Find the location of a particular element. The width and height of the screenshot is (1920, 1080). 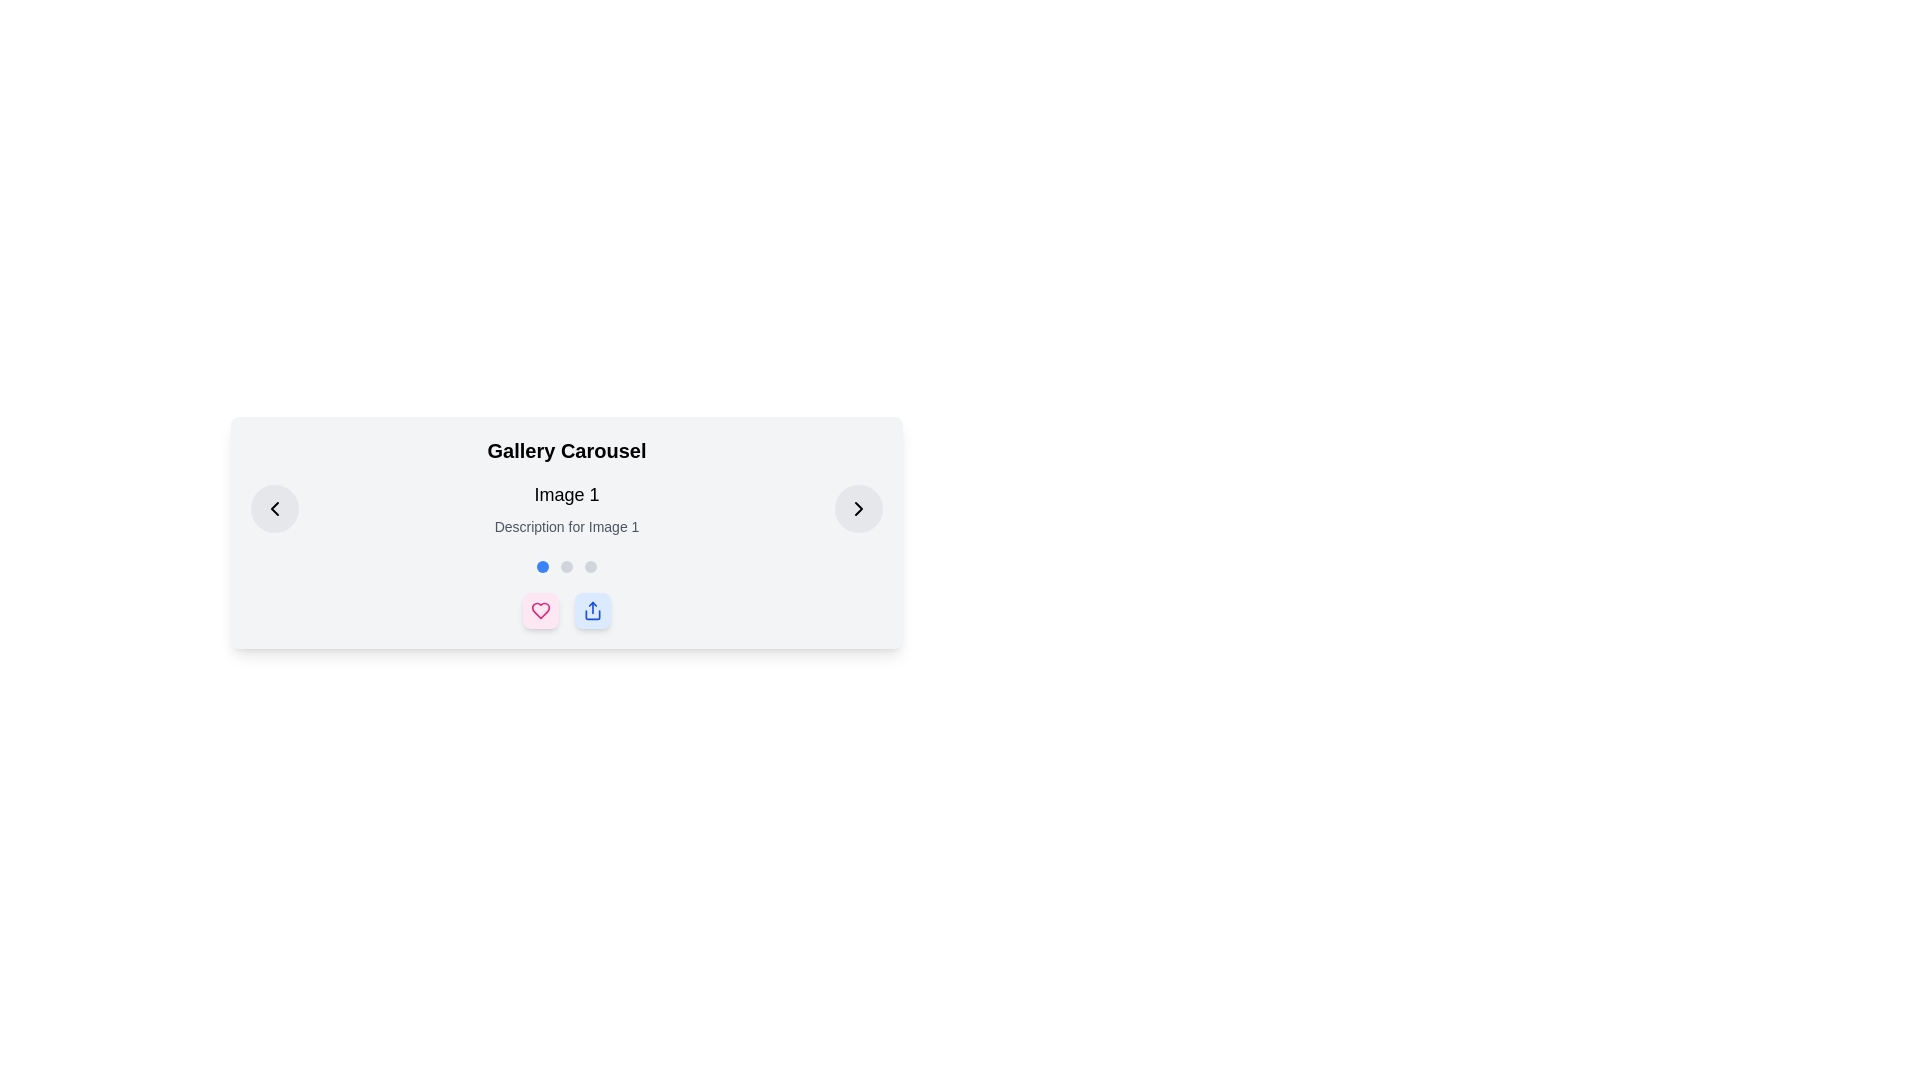

the leftmost circular navigation indicator located in the lower middle area of the card is located at coordinates (542, 567).